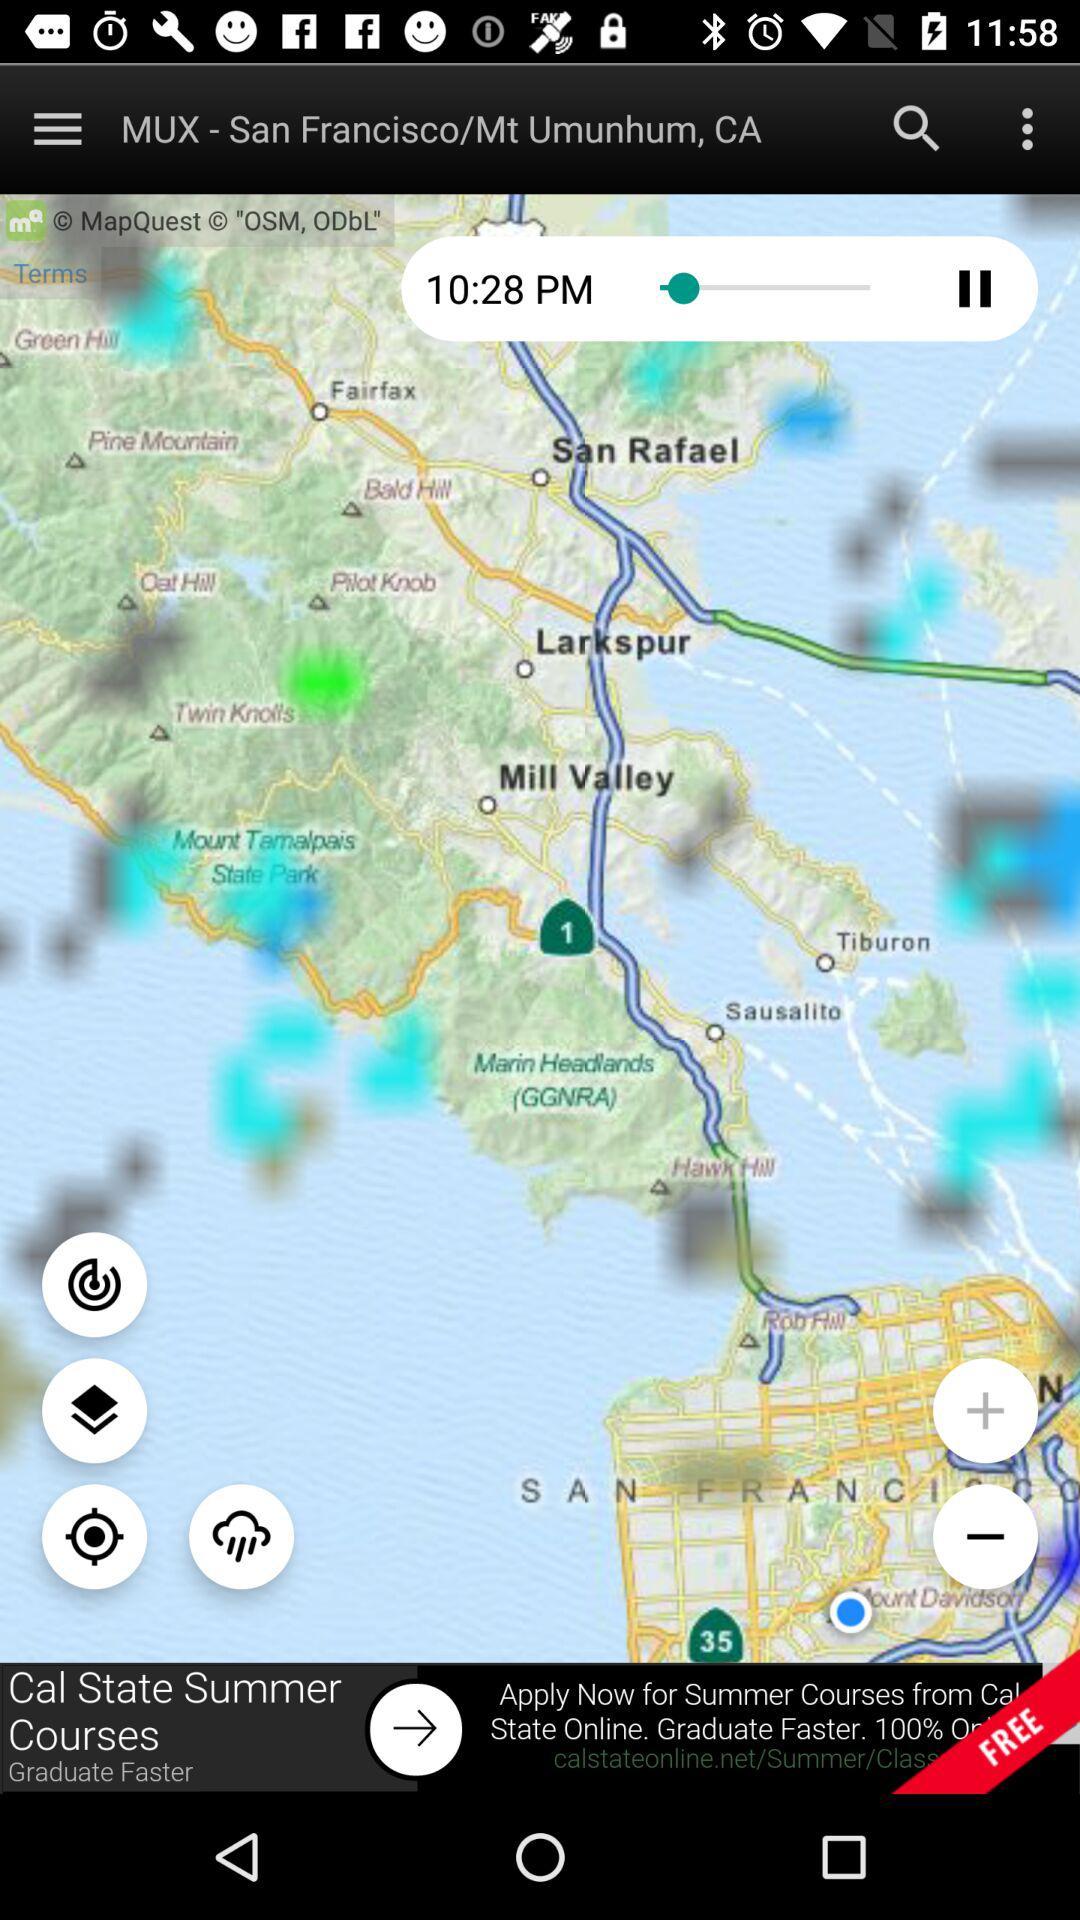 This screenshot has width=1080, height=1920. I want to click on more settings, so click(1027, 127).